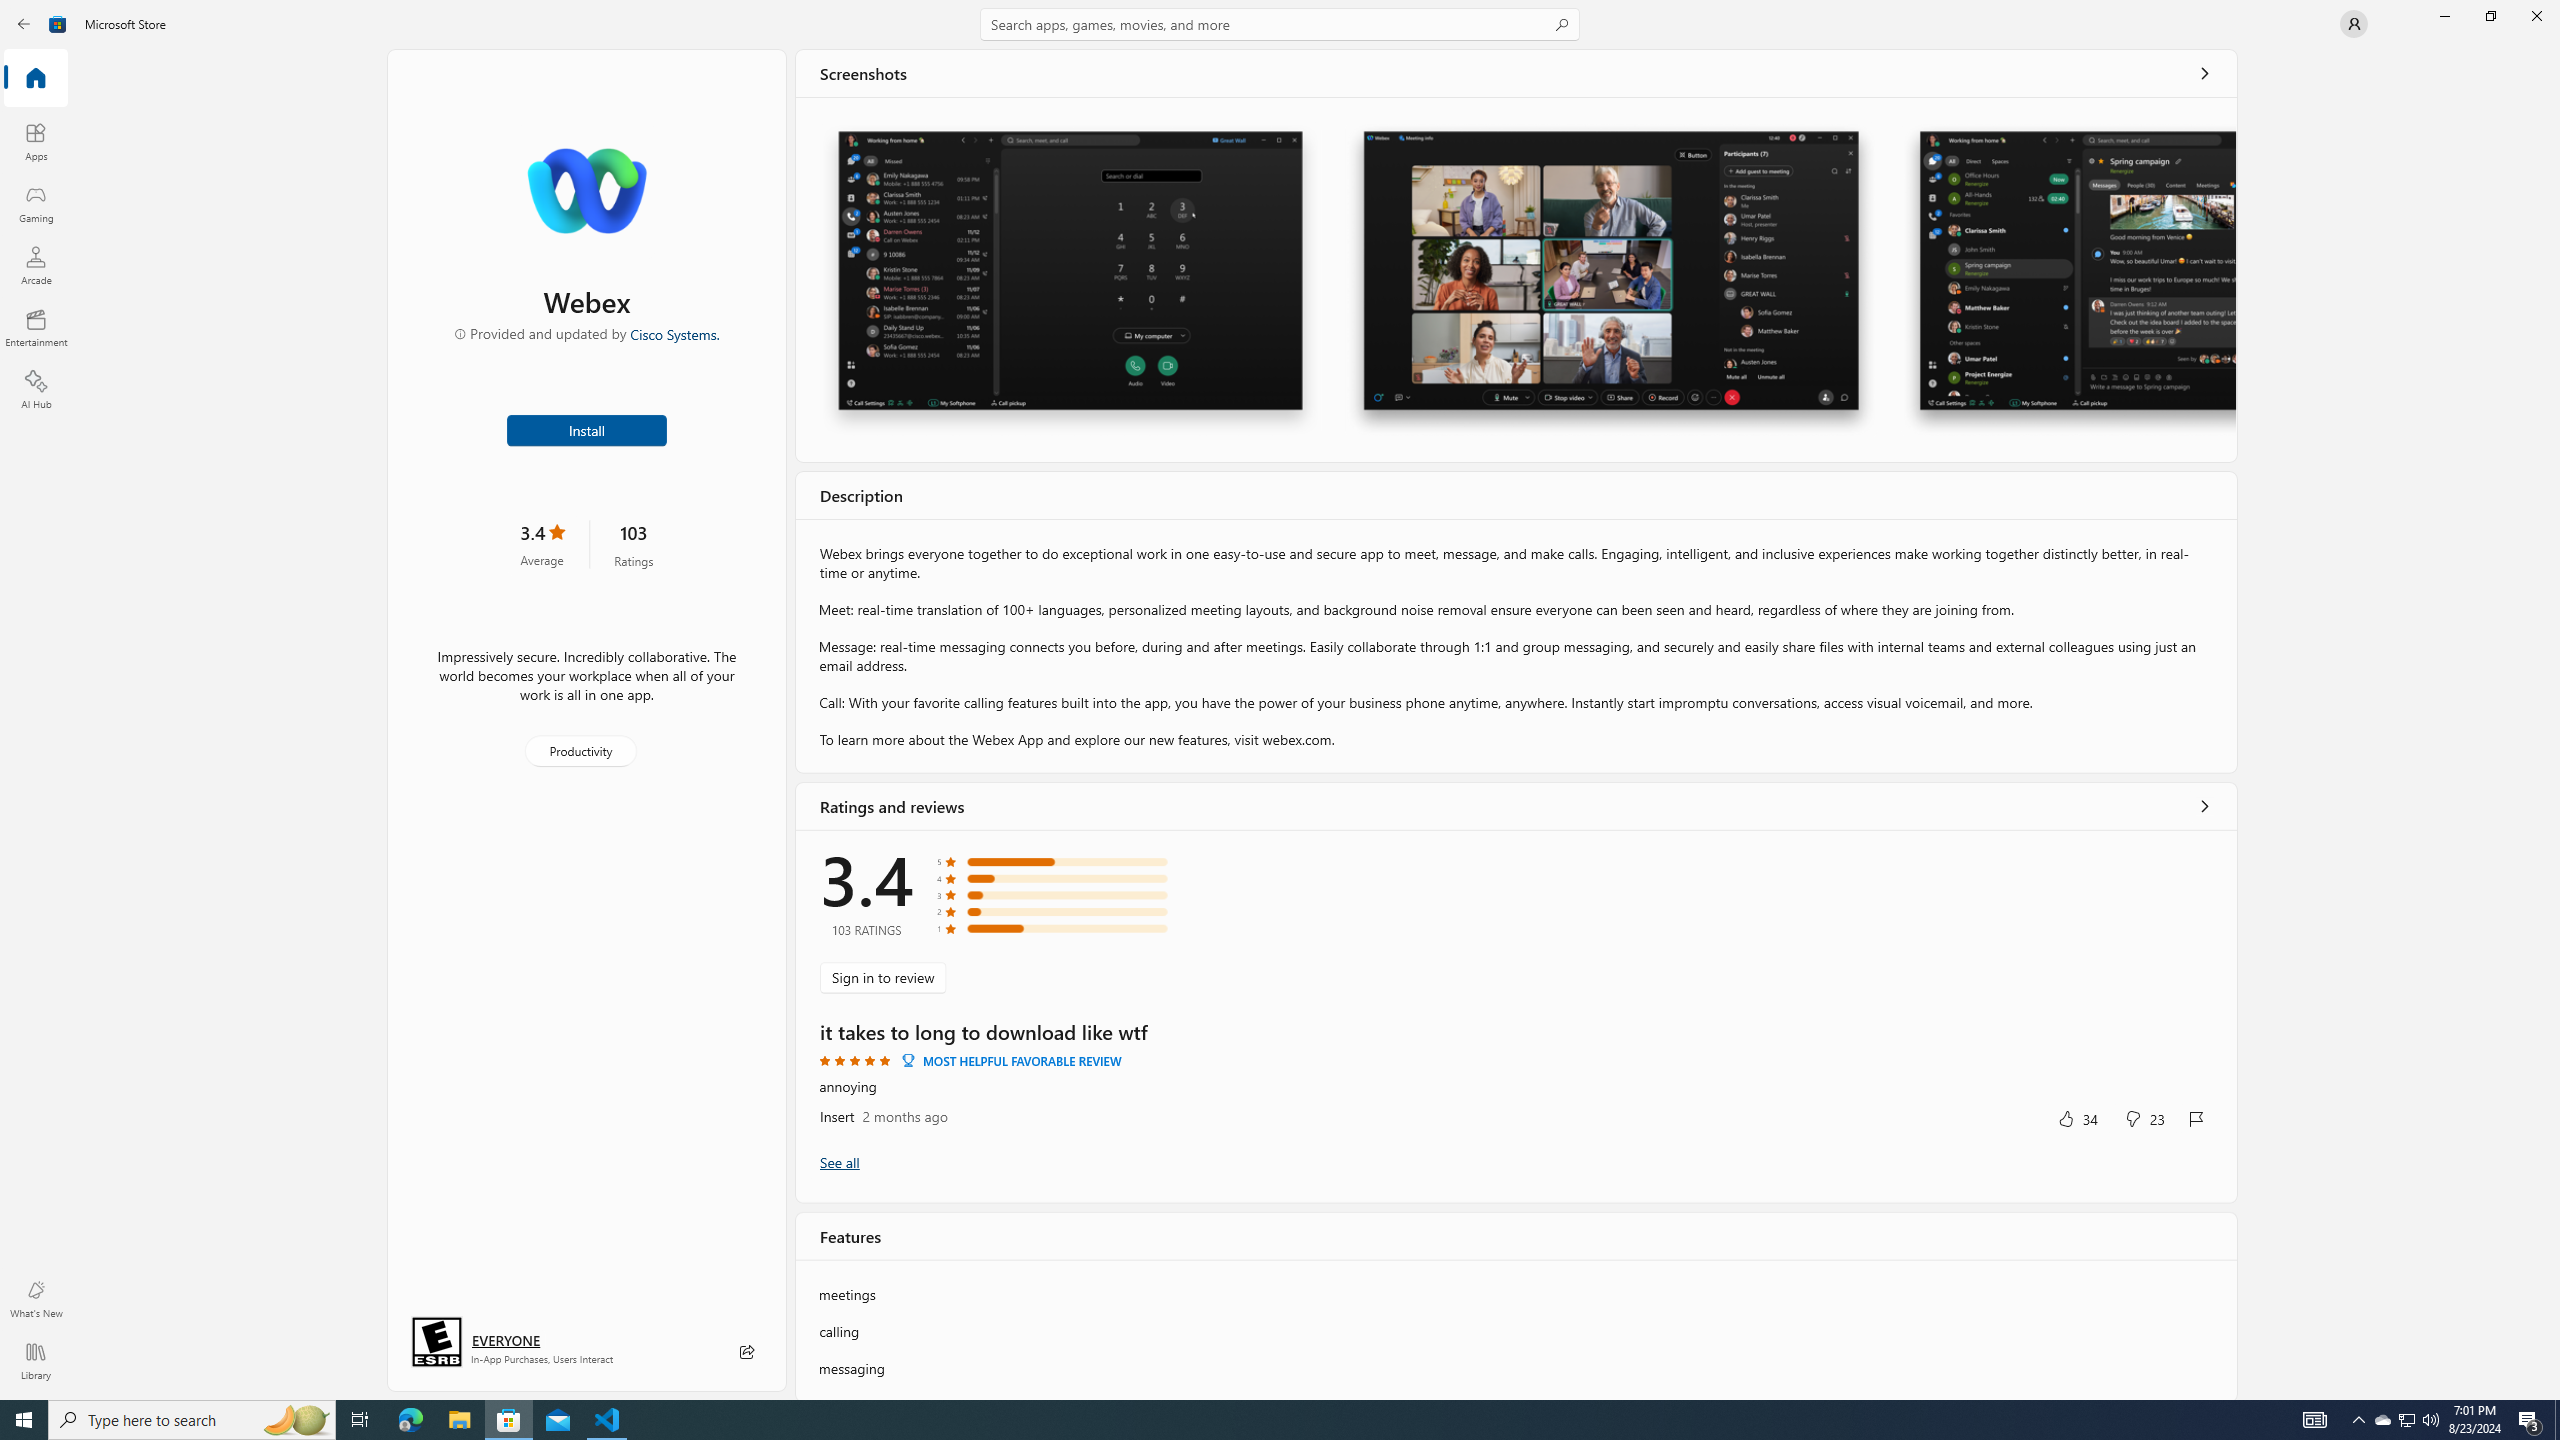 The height and width of the screenshot is (1440, 2560). What do you see at coordinates (2196, 1118) in the screenshot?
I see `'Report review'` at bounding box center [2196, 1118].